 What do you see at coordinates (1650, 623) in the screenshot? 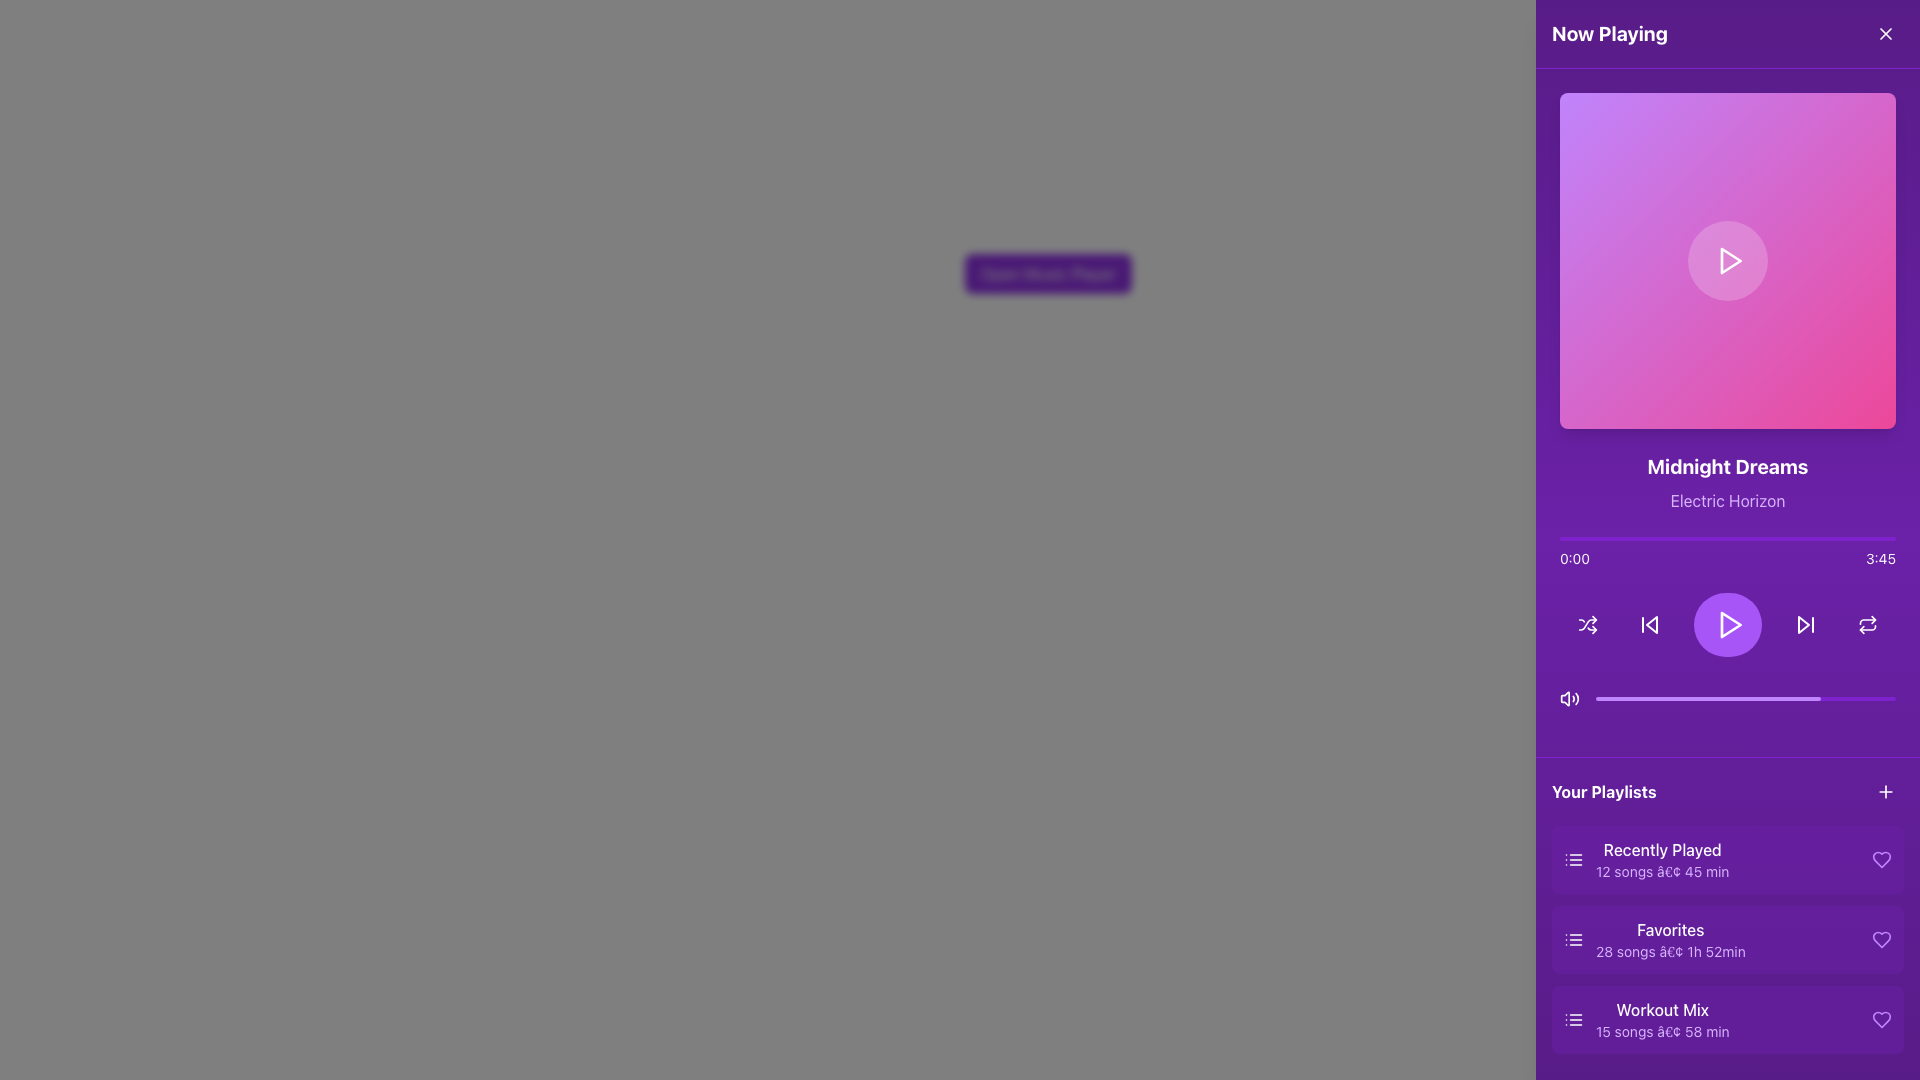
I see `the skip back button, which is a circular icon located` at bounding box center [1650, 623].